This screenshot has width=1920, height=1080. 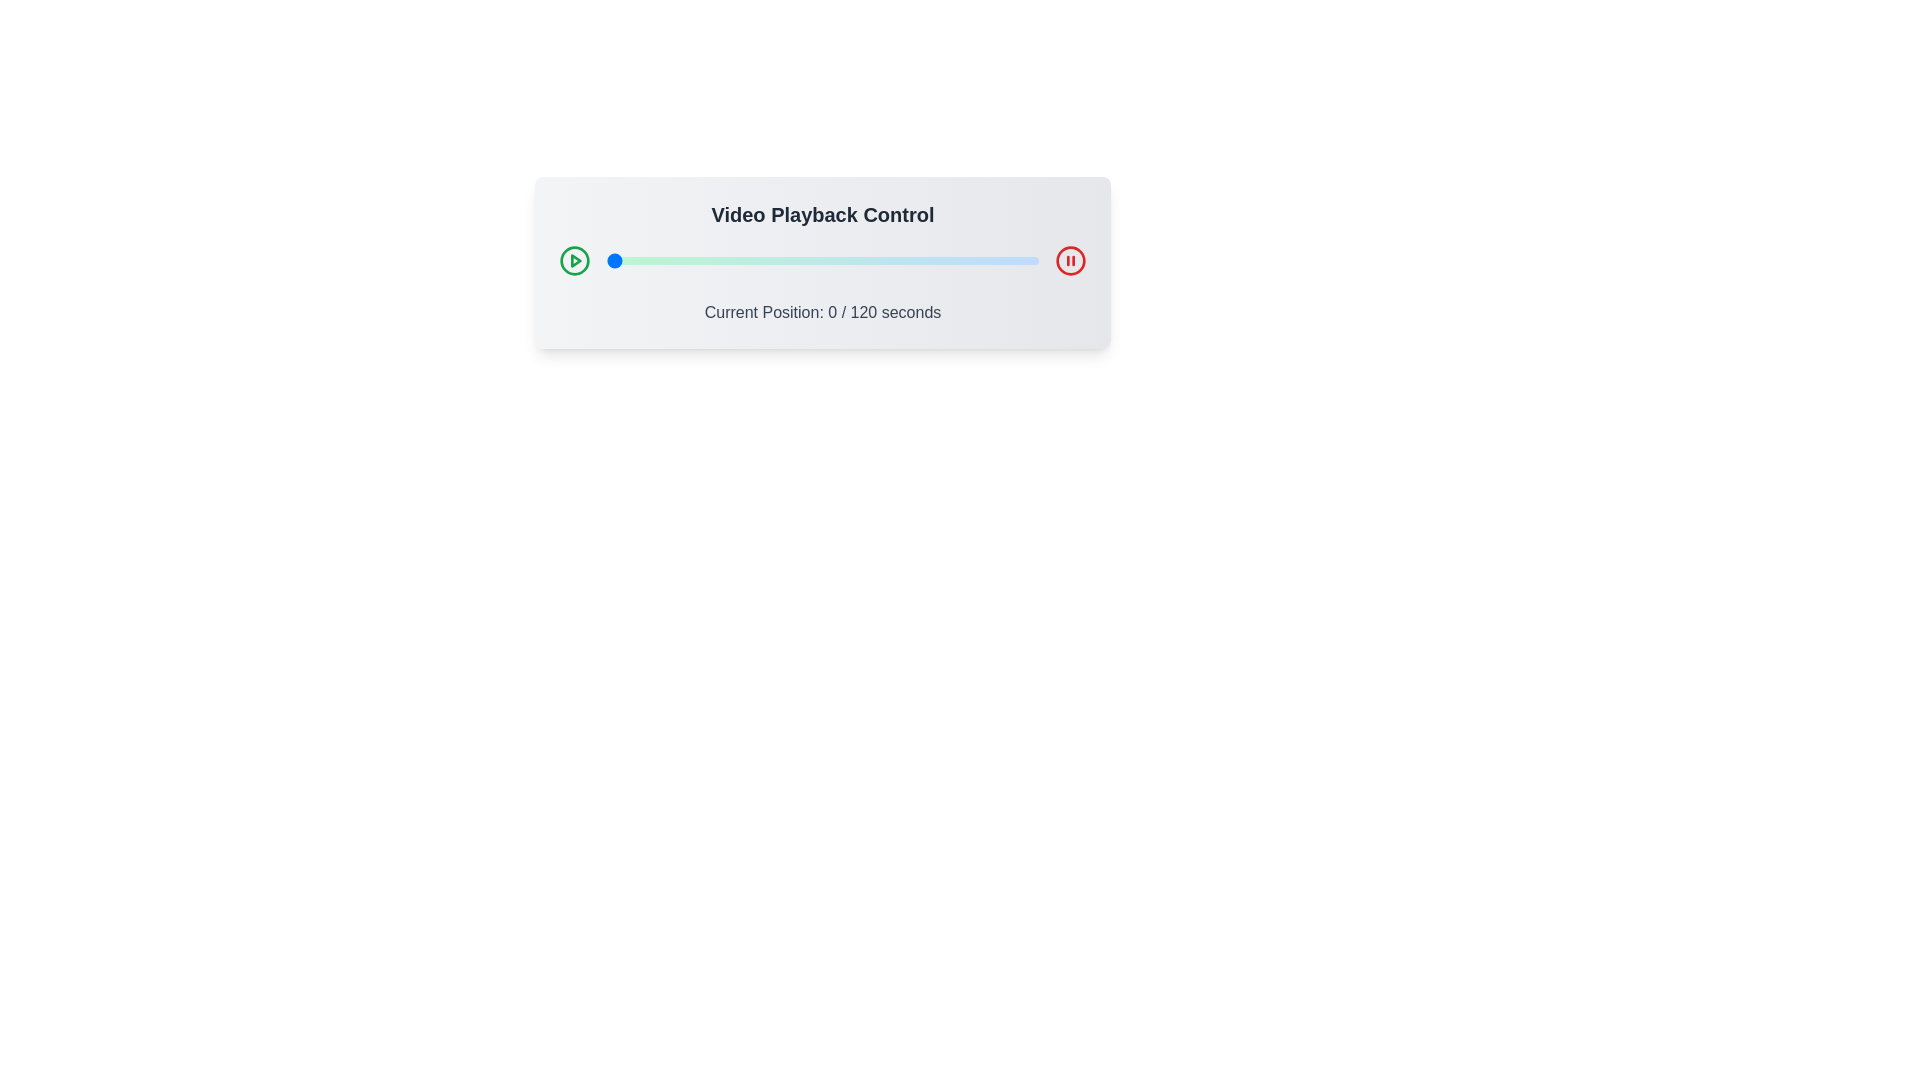 What do you see at coordinates (901, 260) in the screenshot?
I see `the video playback slider to 82 seconds` at bounding box center [901, 260].